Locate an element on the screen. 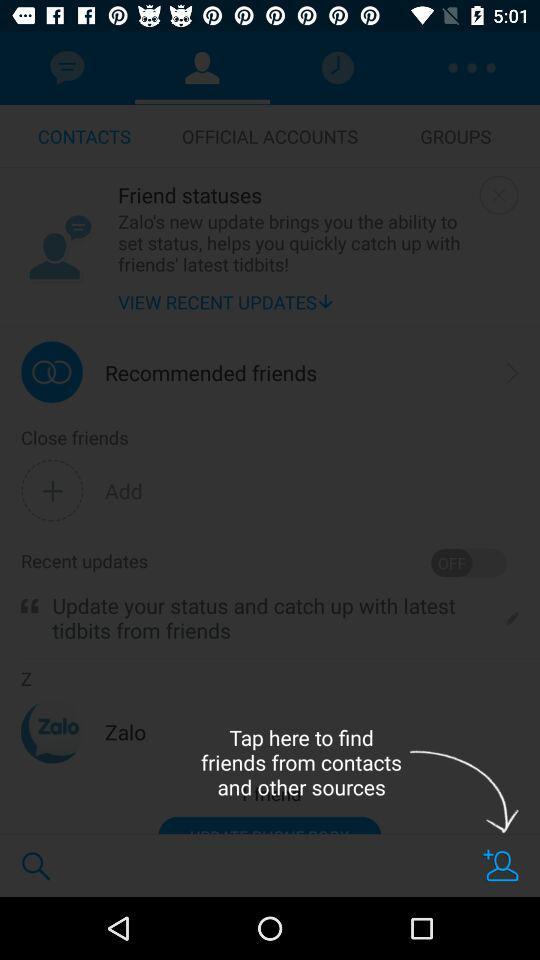  close is located at coordinates (498, 195).